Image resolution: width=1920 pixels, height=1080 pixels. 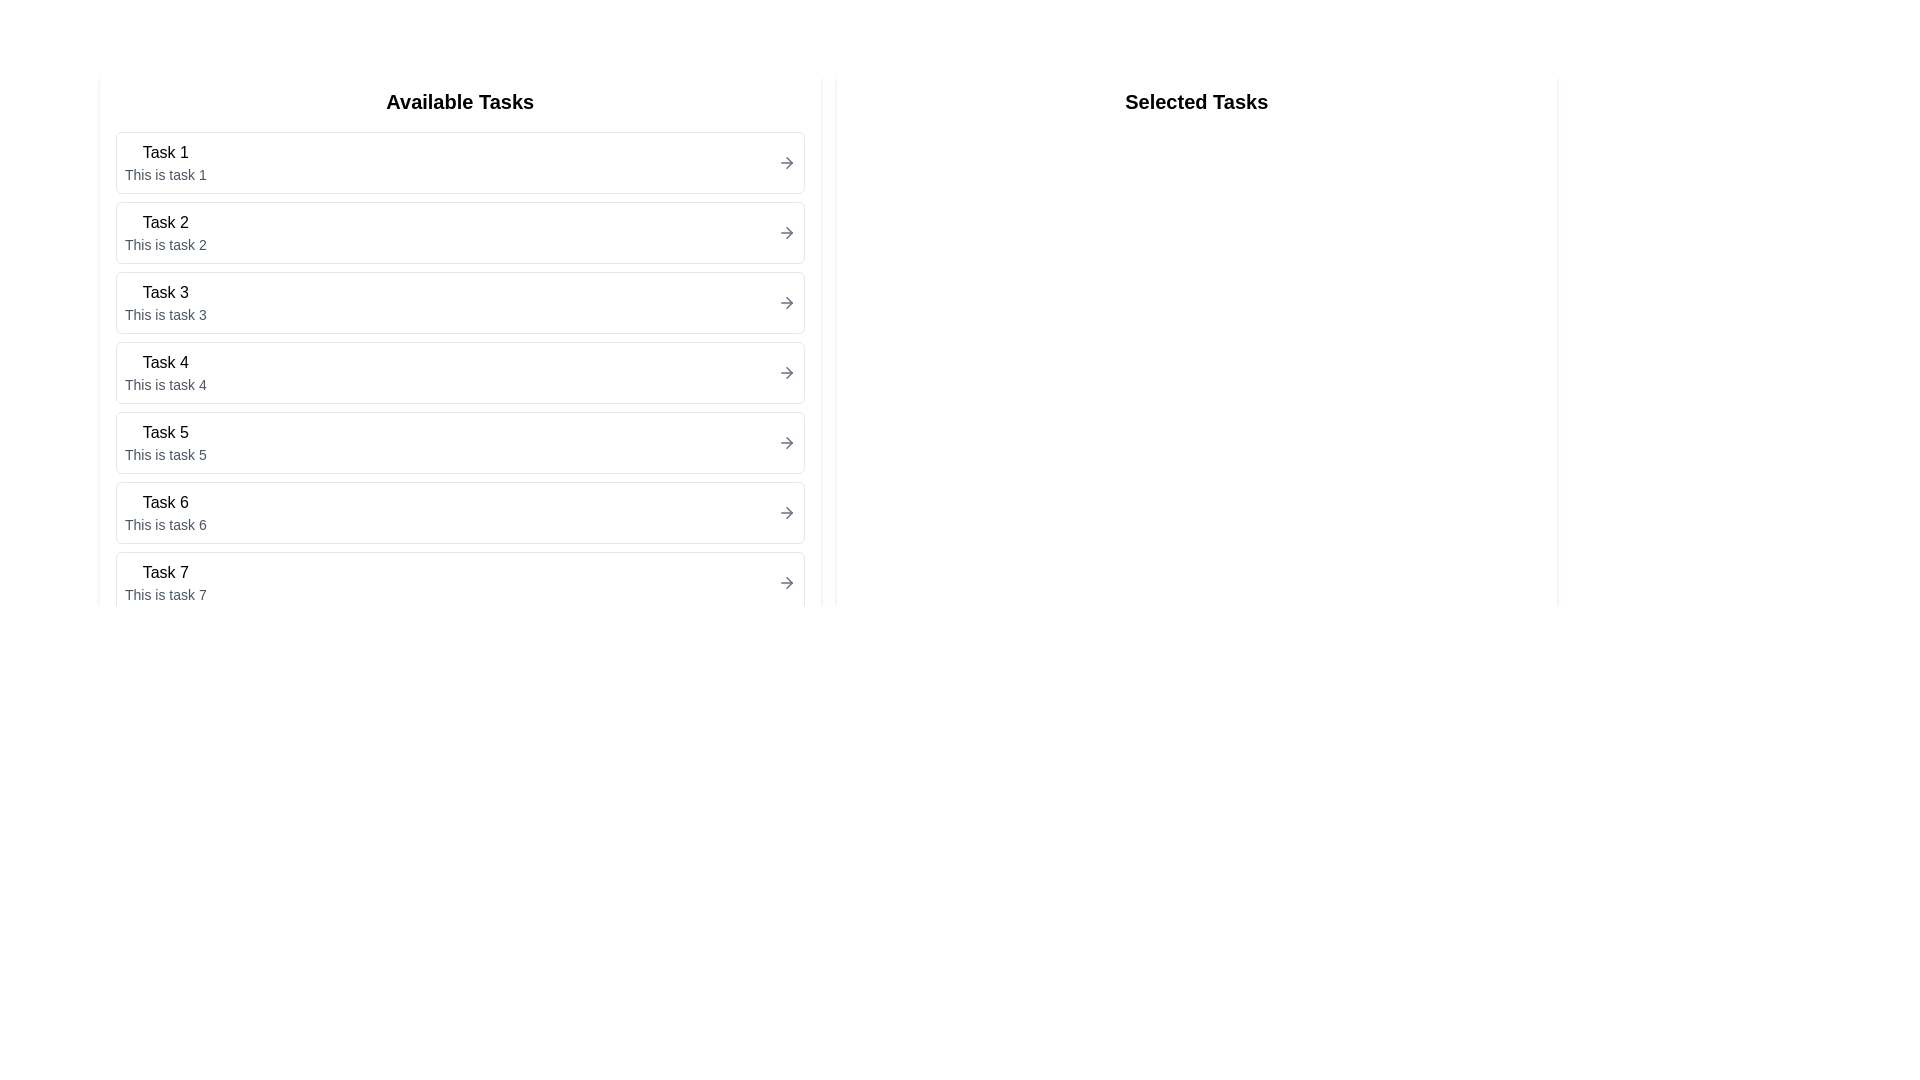 I want to click on the text label displaying 'Task 1' located in the top-left section of the vertical list under 'Available Tasks', so click(x=165, y=152).